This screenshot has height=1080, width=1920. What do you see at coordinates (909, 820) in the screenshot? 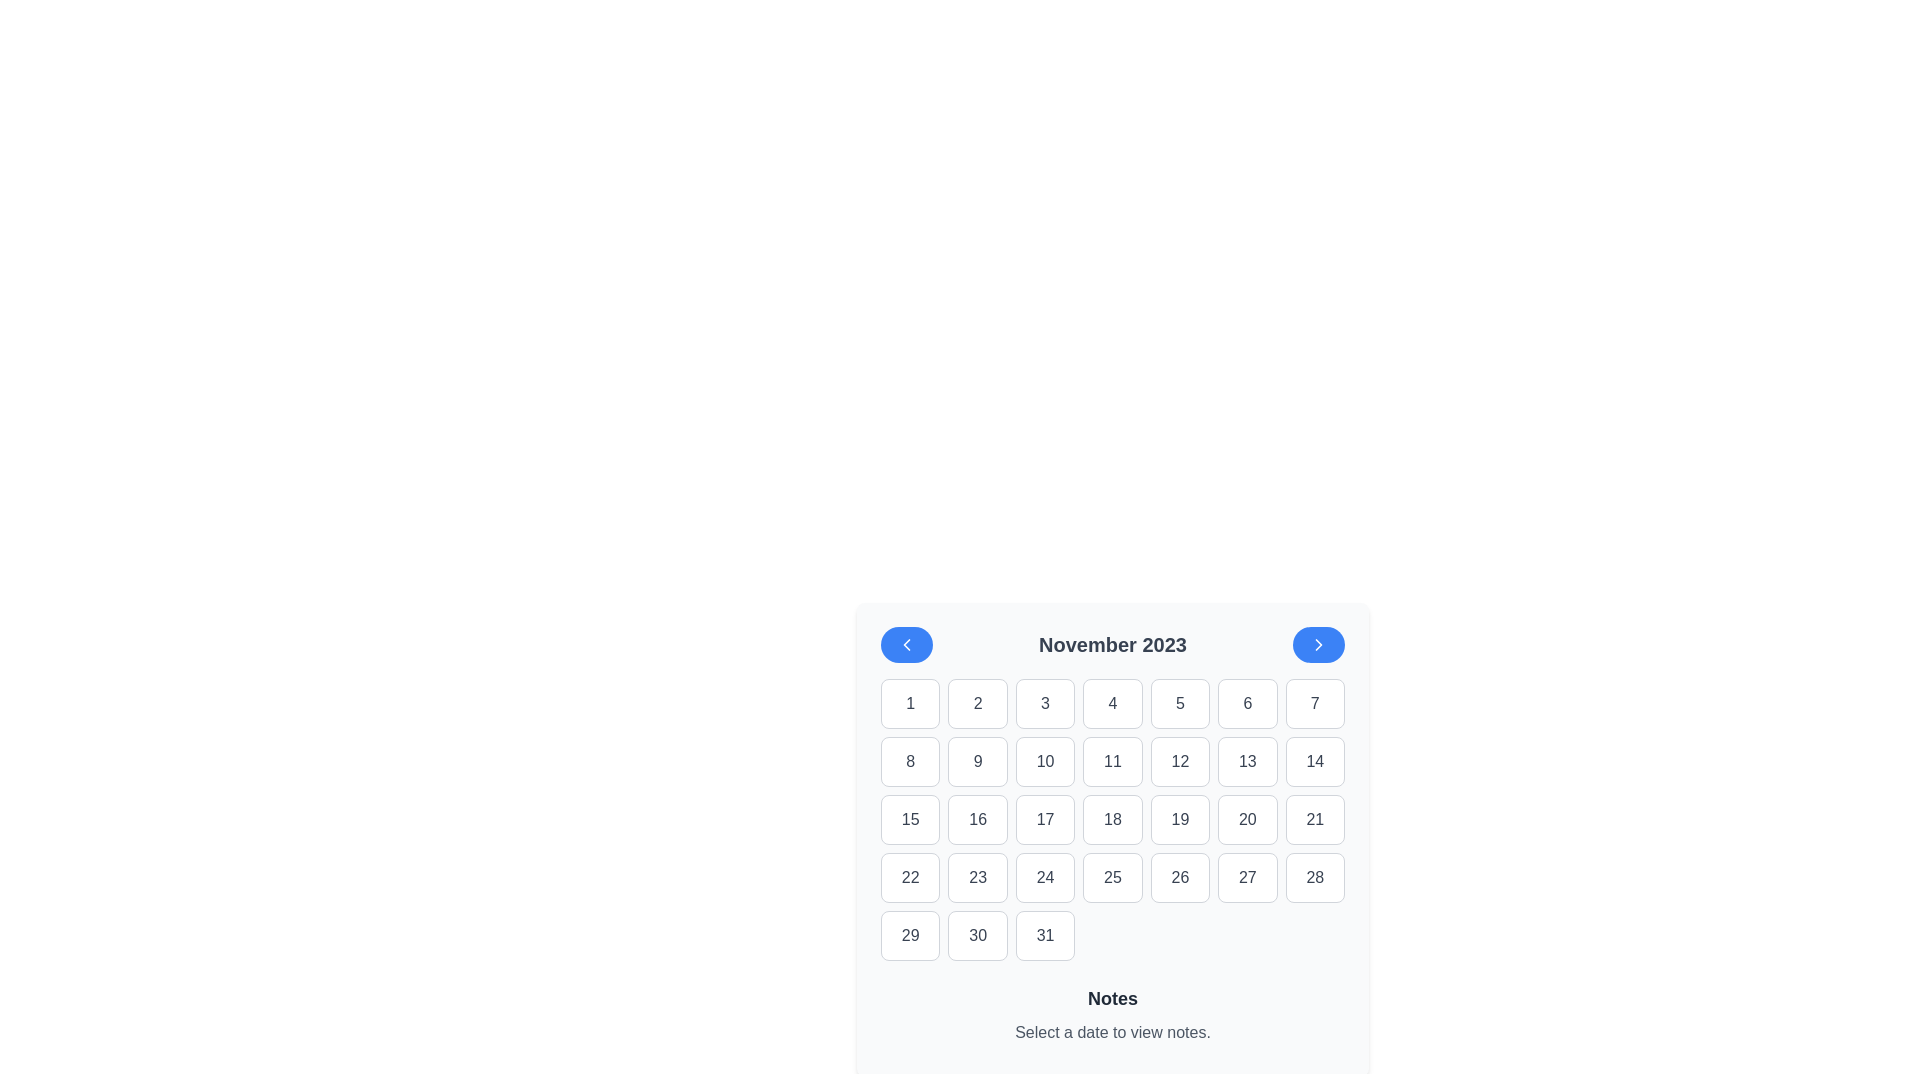
I see `the button displaying the number '15' in dark gray, located in the grid layout of the calendar section below 'November 2023'` at bounding box center [909, 820].